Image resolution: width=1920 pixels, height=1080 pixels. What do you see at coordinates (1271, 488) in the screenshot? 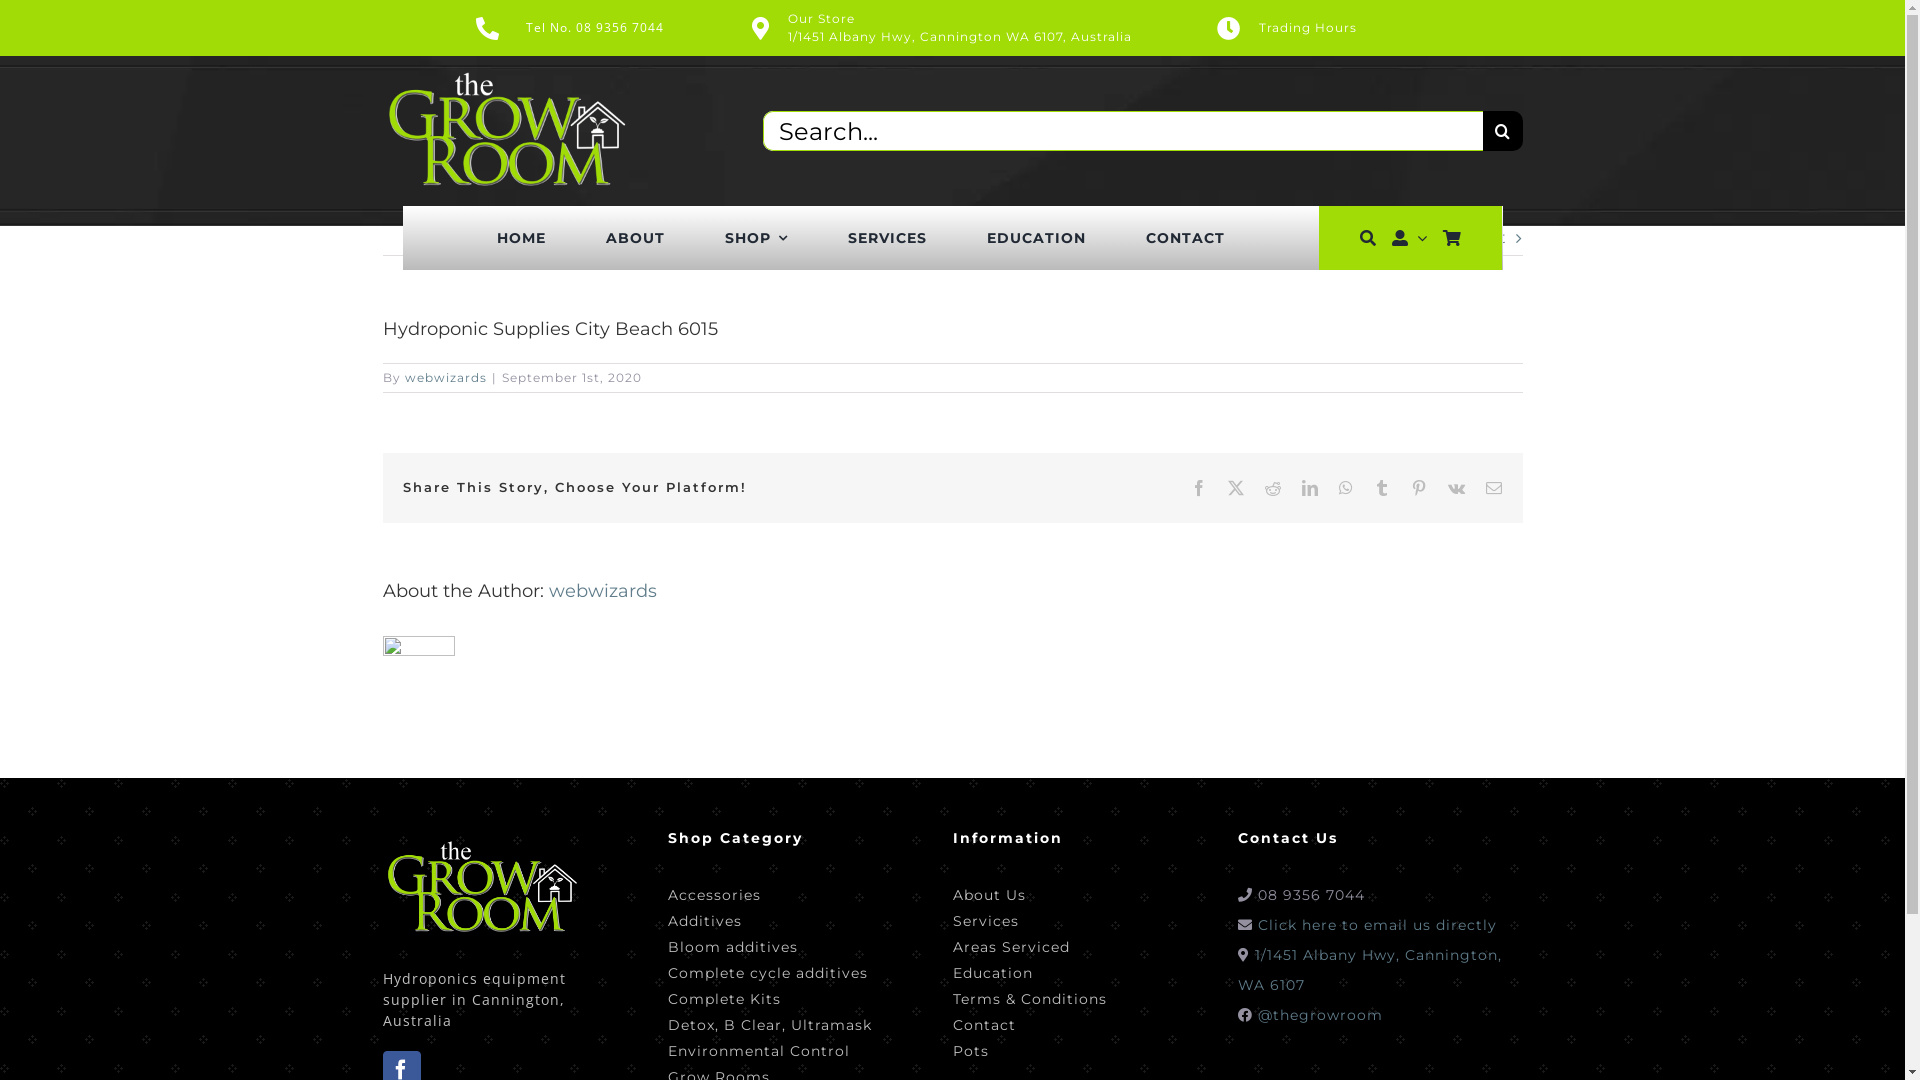
I see `'Reddit'` at bounding box center [1271, 488].